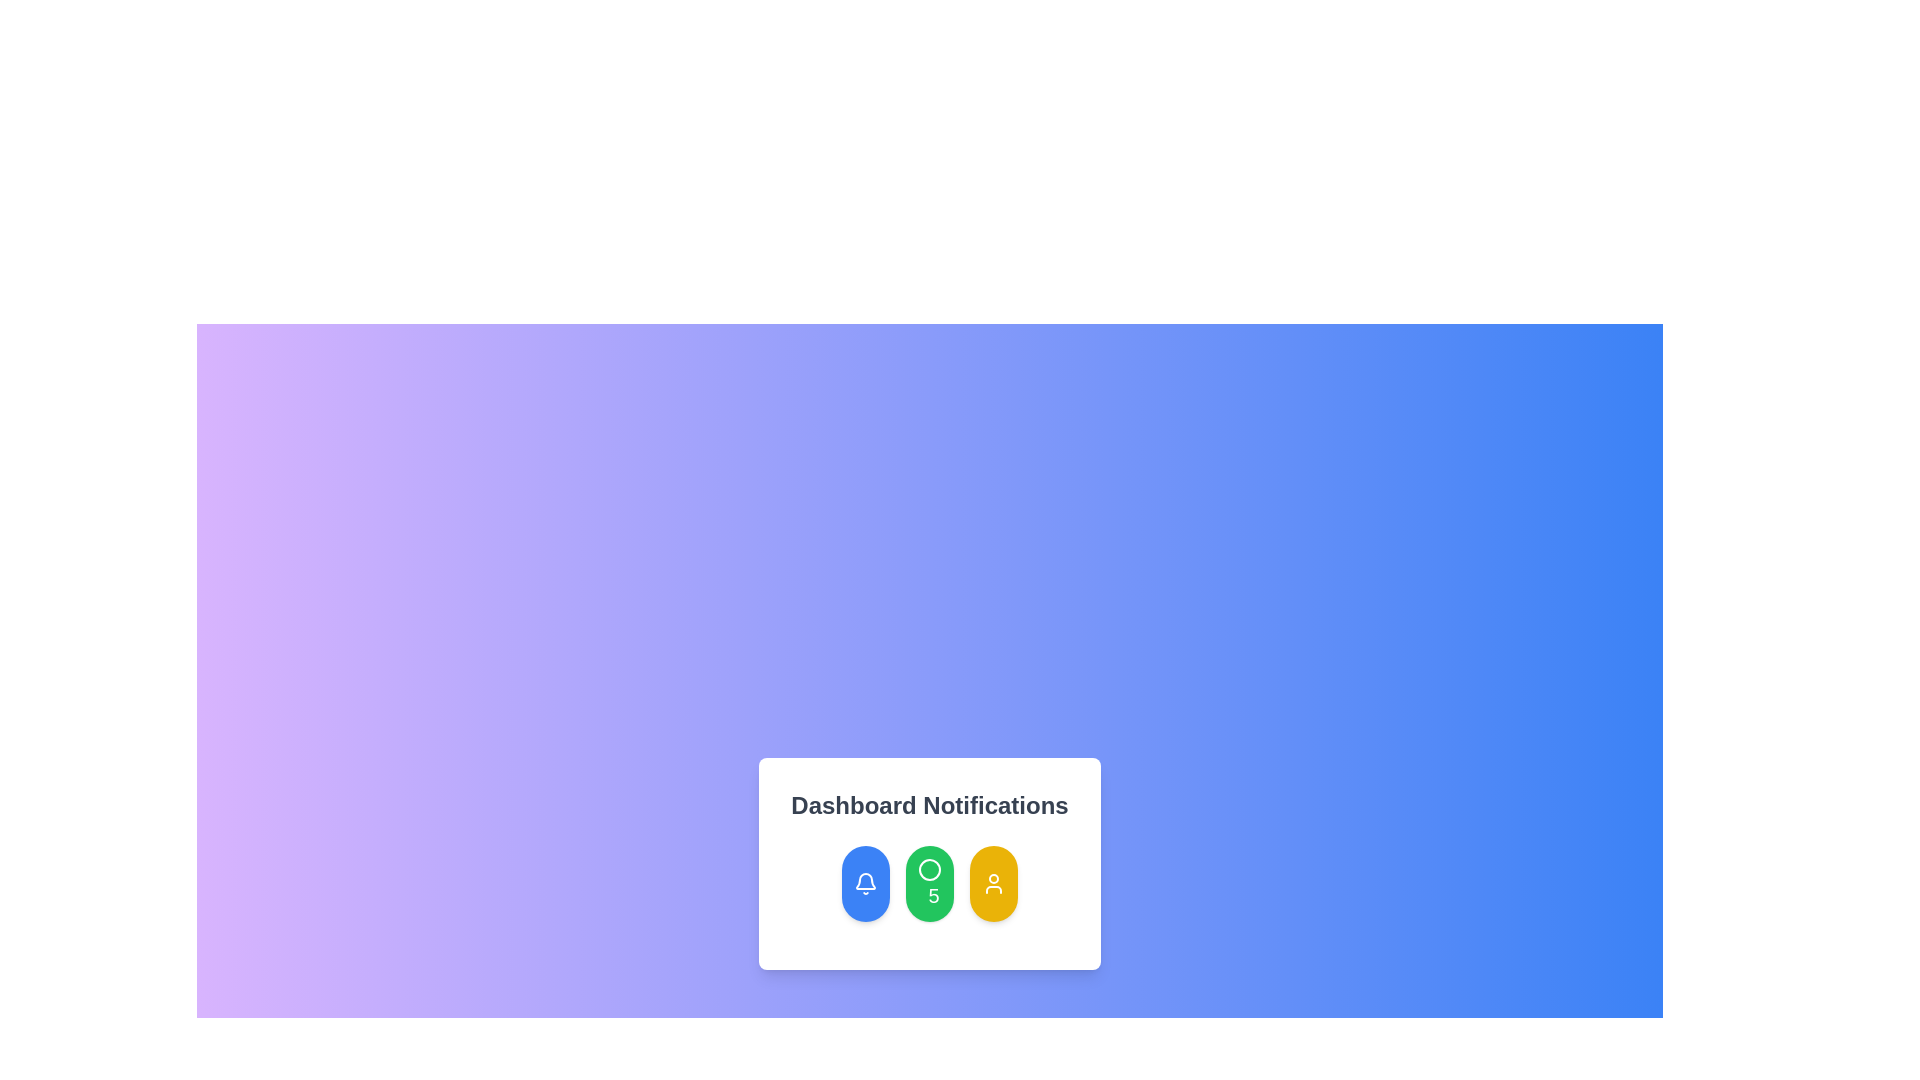  What do you see at coordinates (929, 869) in the screenshot?
I see `the circular SVG graphic element within the green button displaying the text '5', which is centrally positioned below 'Dashboard Notifications'` at bounding box center [929, 869].